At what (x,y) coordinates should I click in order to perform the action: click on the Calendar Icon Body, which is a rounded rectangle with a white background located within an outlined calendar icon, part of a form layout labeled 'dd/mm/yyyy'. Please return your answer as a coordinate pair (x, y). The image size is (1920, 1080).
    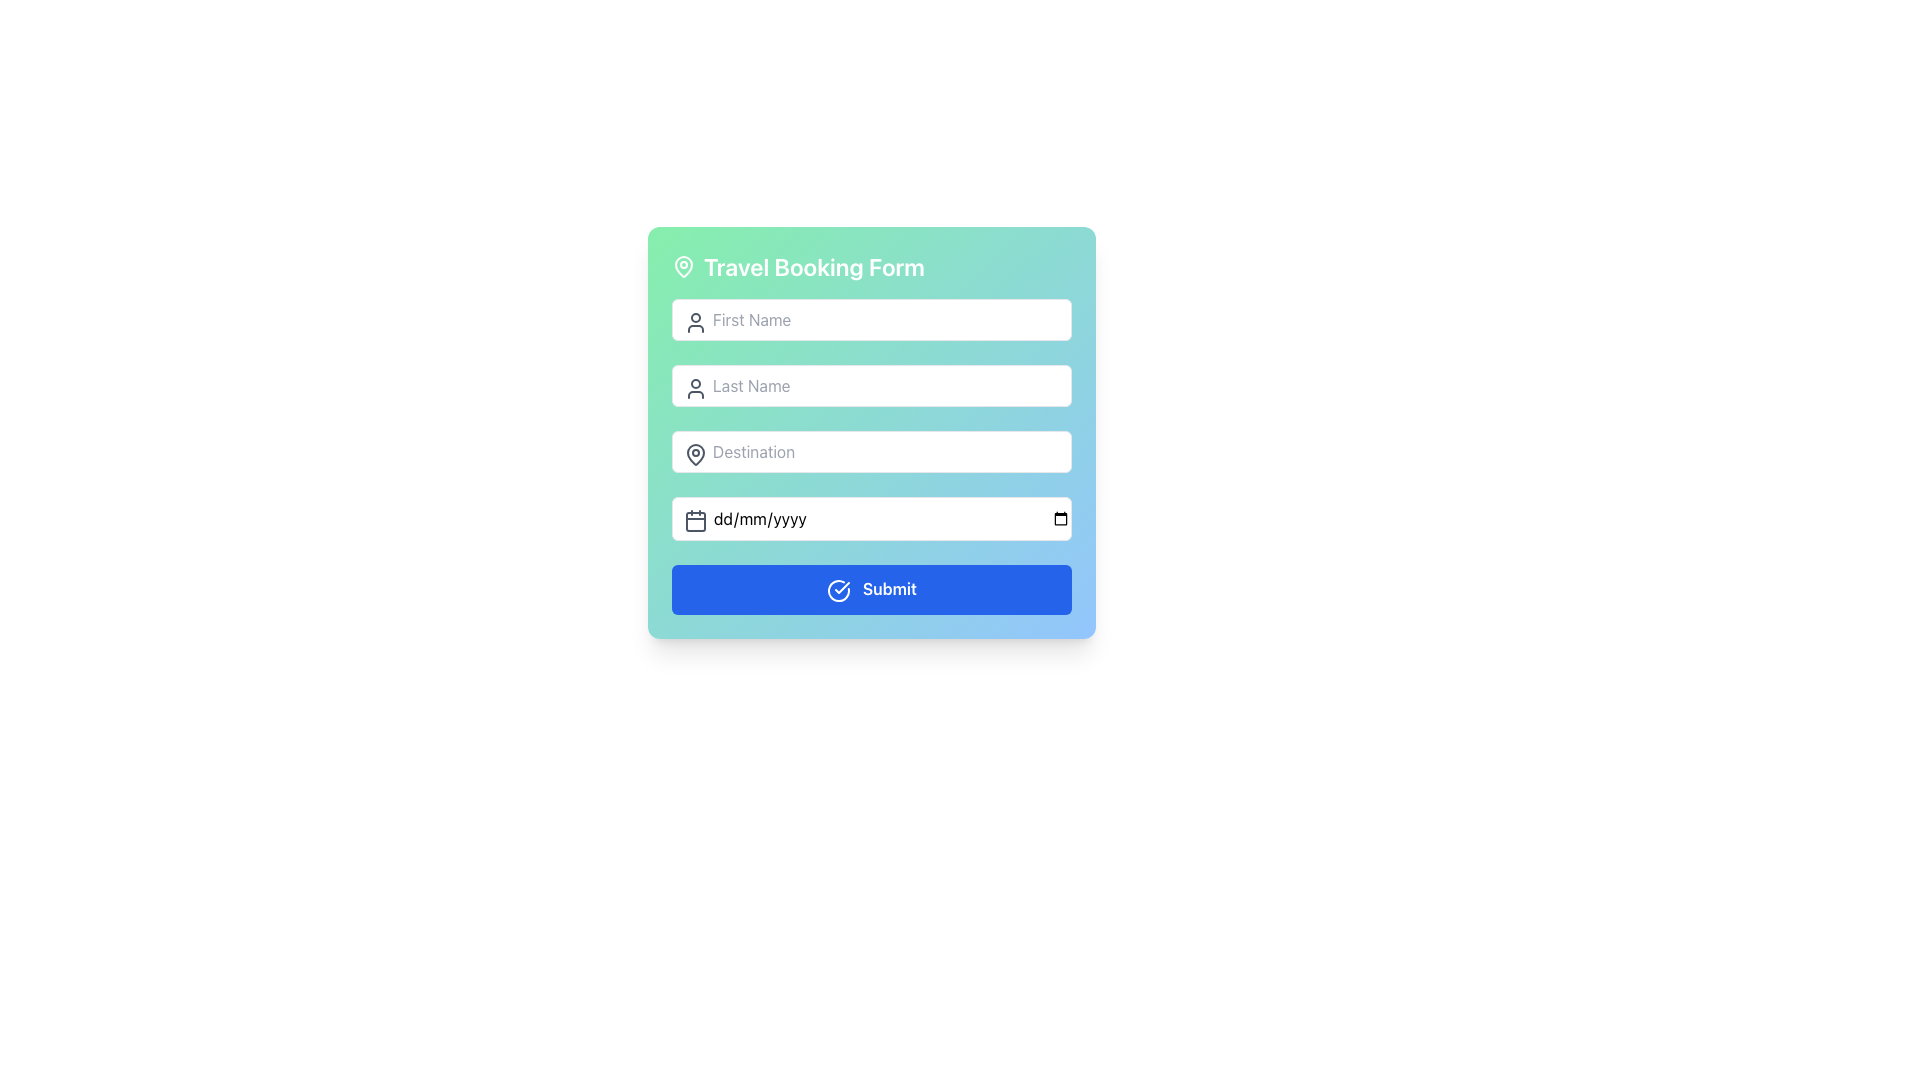
    Looking at the image, I should click on (696, 520).